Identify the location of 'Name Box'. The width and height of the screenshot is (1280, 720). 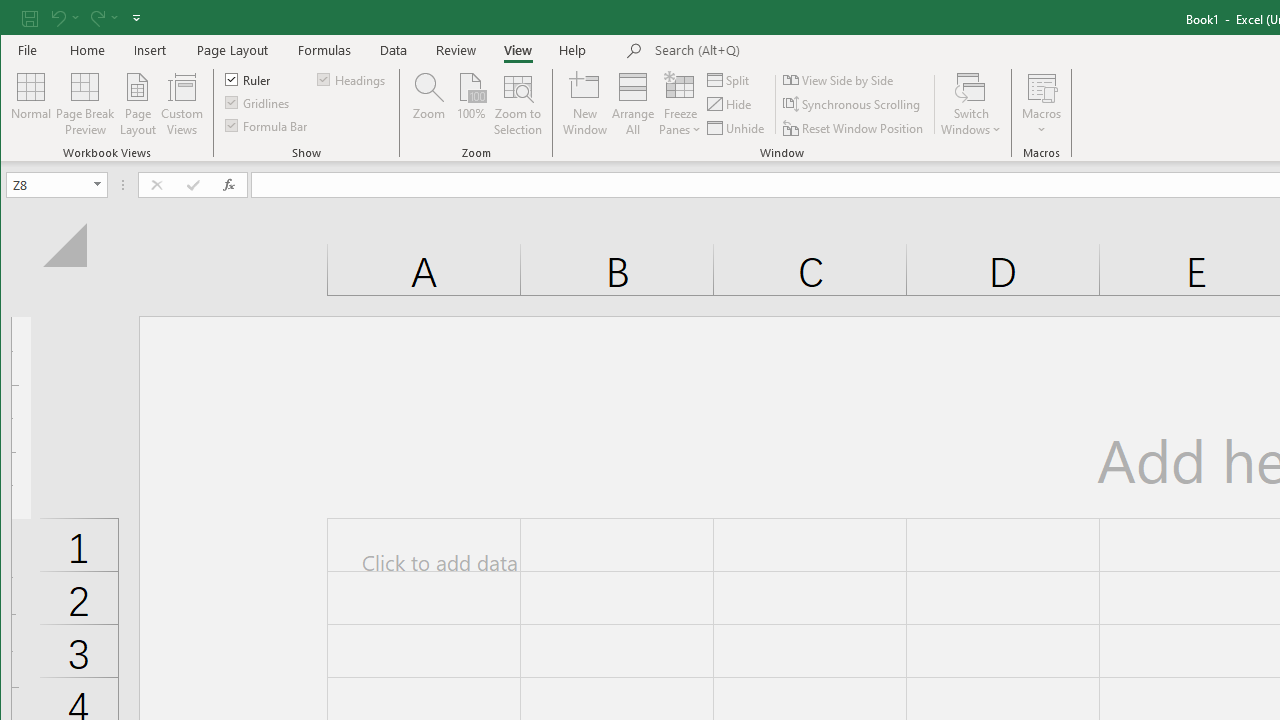
(56, 185).